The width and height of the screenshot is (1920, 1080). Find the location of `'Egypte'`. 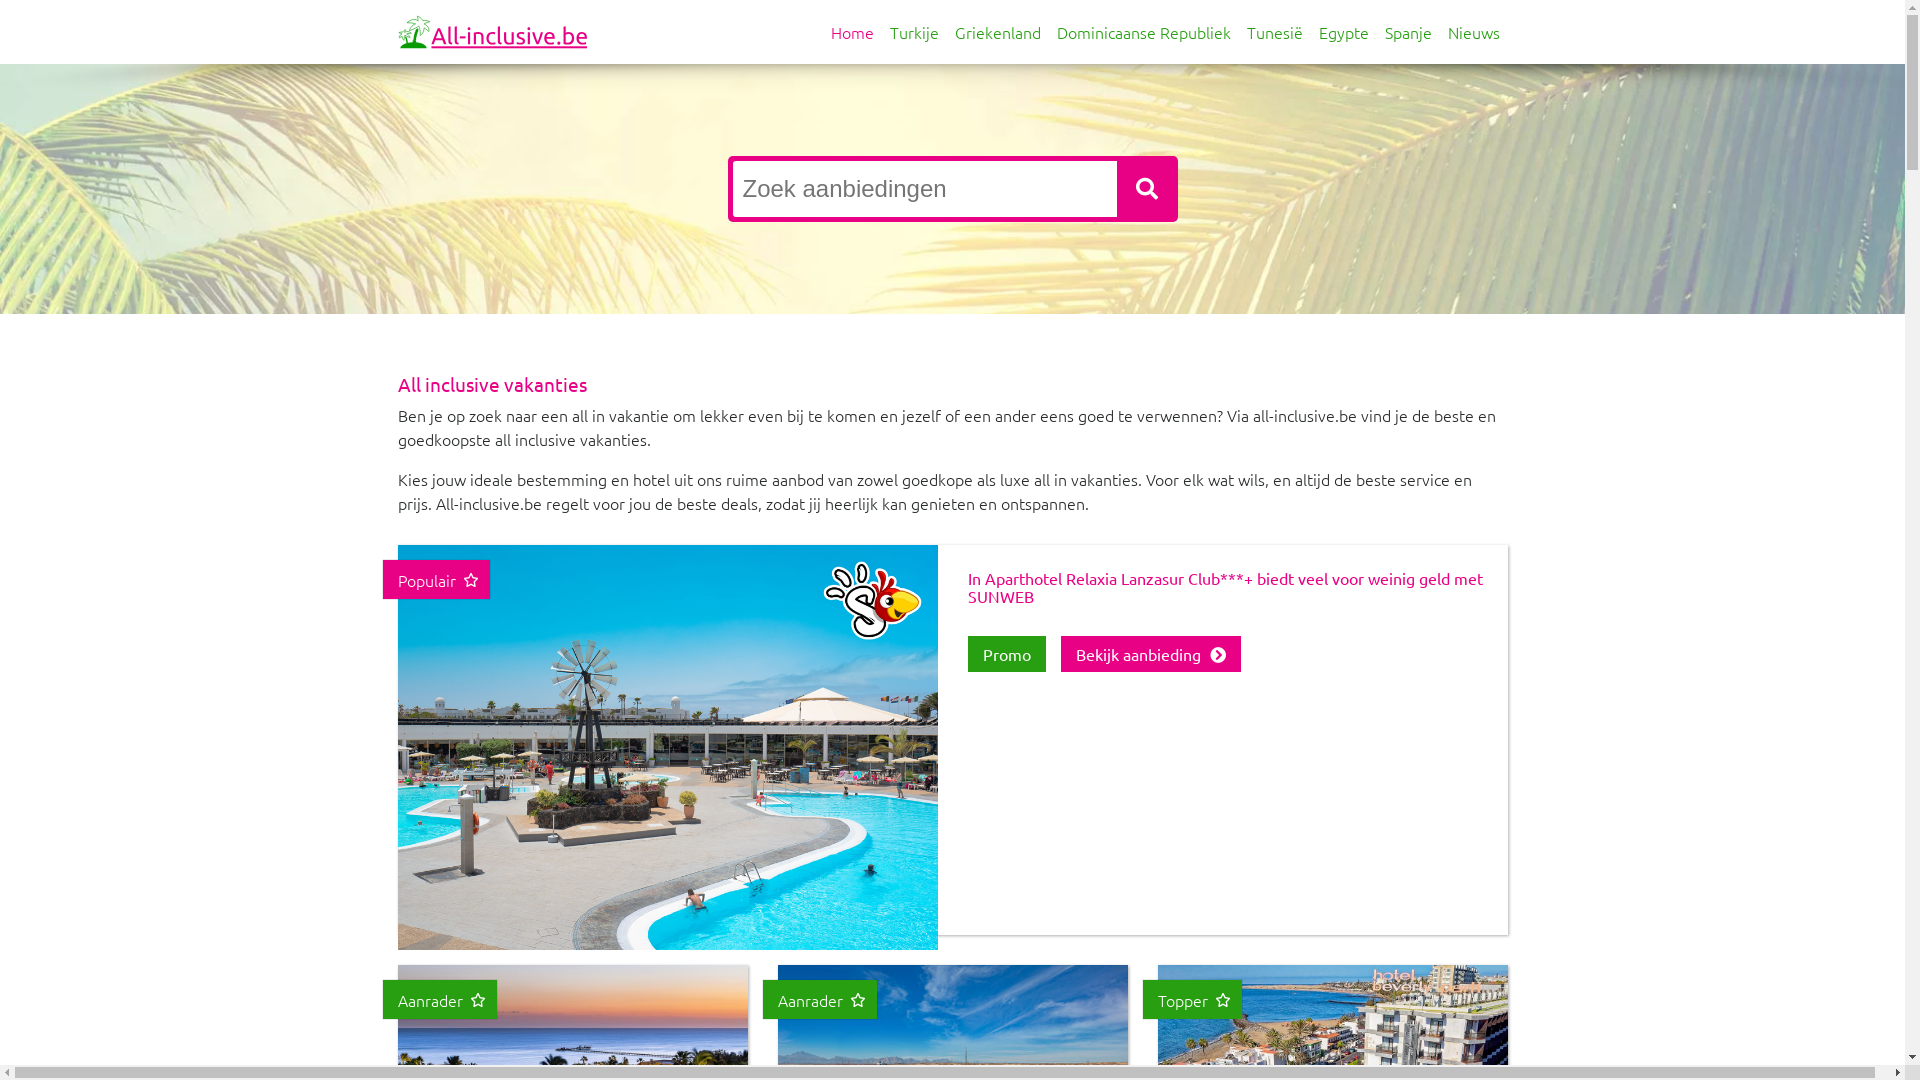

'Egypte' is located at coordinates (1343, 31).